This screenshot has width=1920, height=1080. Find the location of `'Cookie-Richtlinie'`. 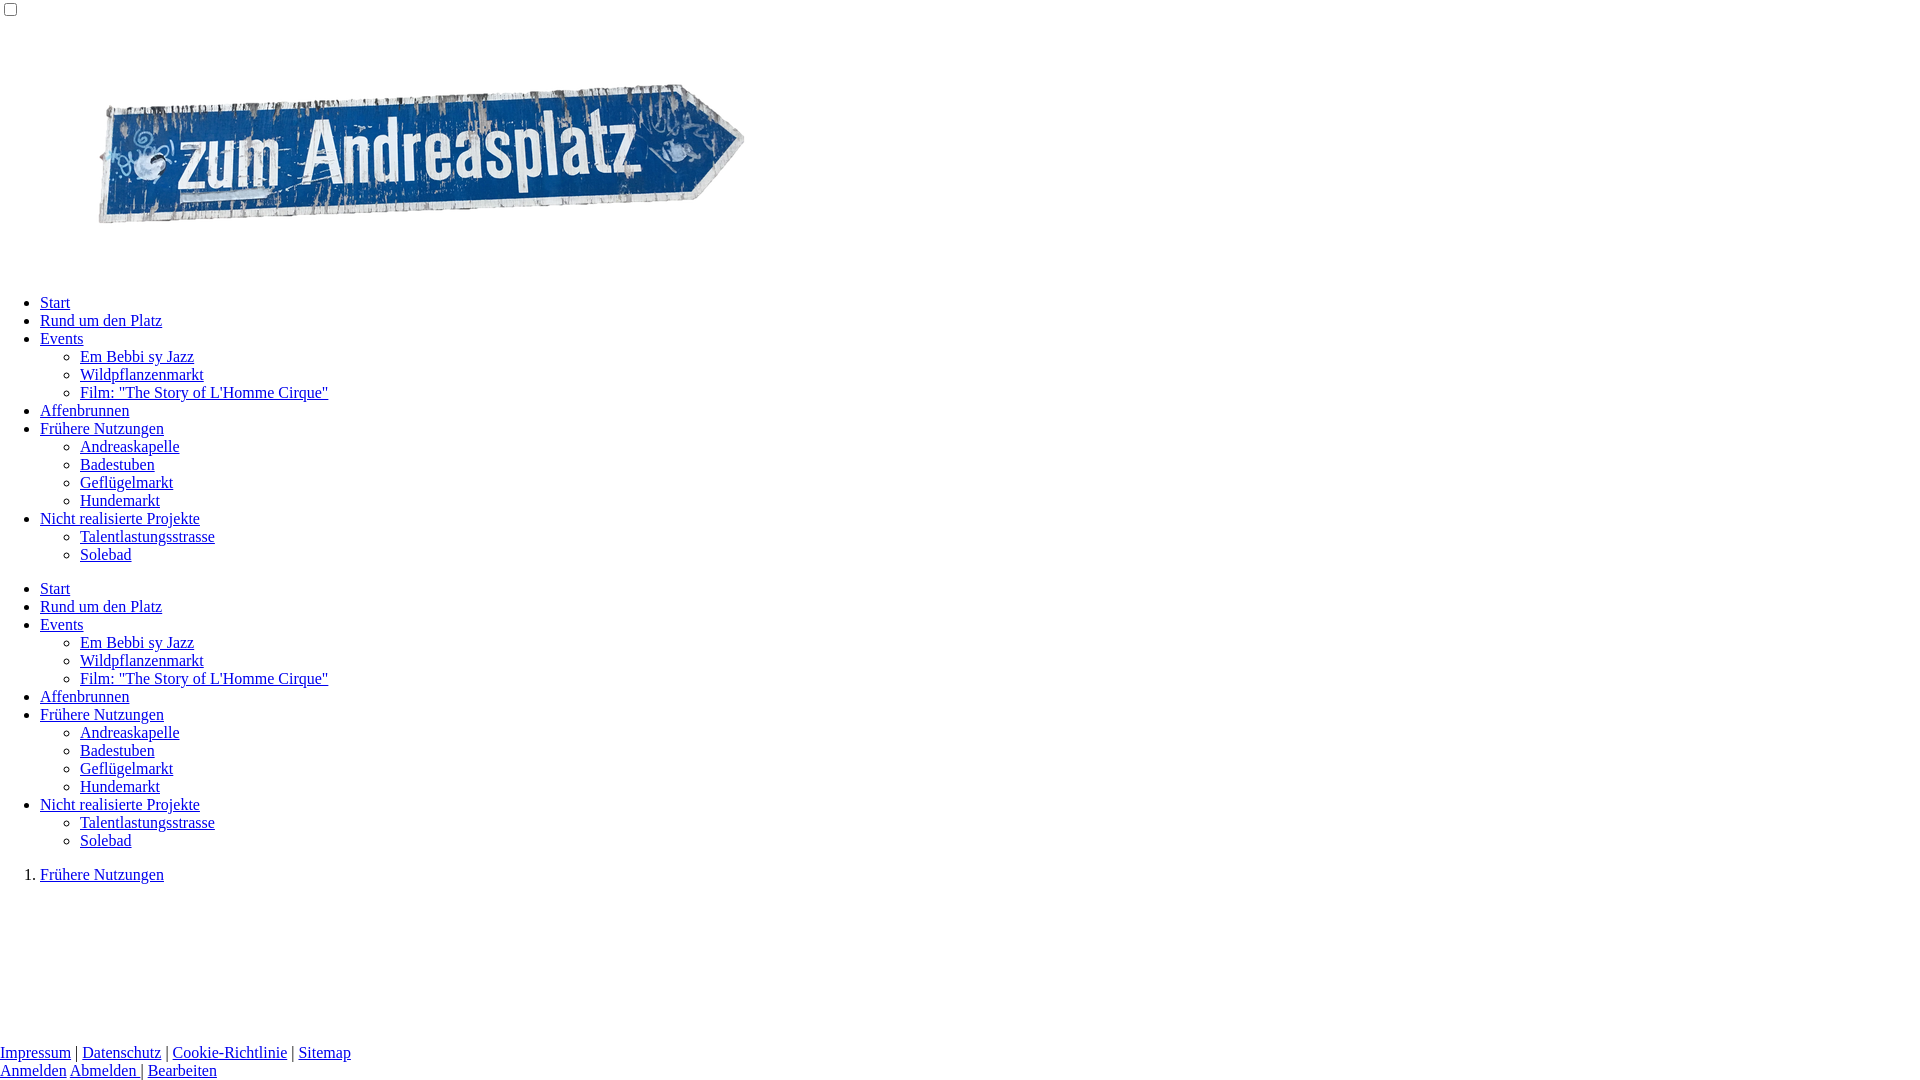

'Cookie-Richtlinie' is located at coordinates (230, 1051).